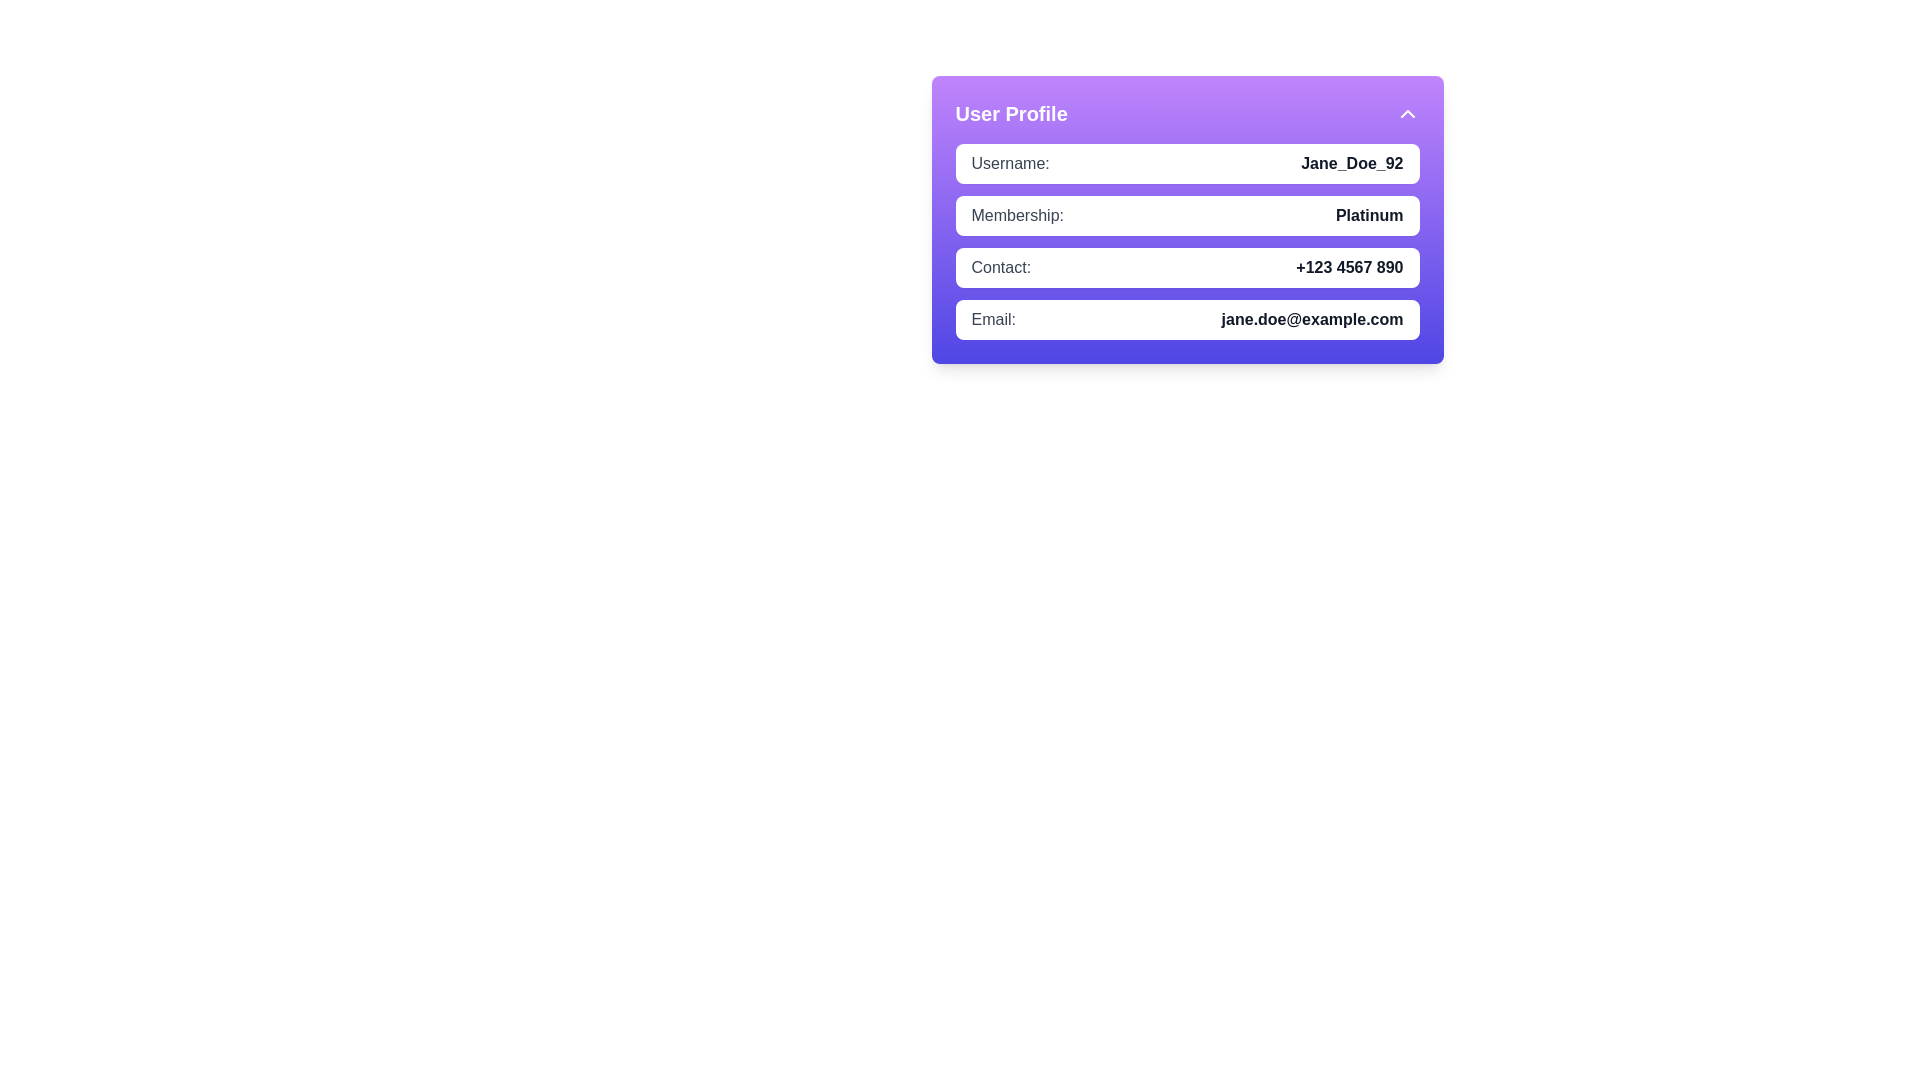 The height and width of the screenshot is (1080, 1920). Describe the element at coordinates (1187, 233) in the screenshot. I see `value displayed in the user's membership level section, which shows 'Platinum' in a bold font style within a white rounded rectangular box` at that location.